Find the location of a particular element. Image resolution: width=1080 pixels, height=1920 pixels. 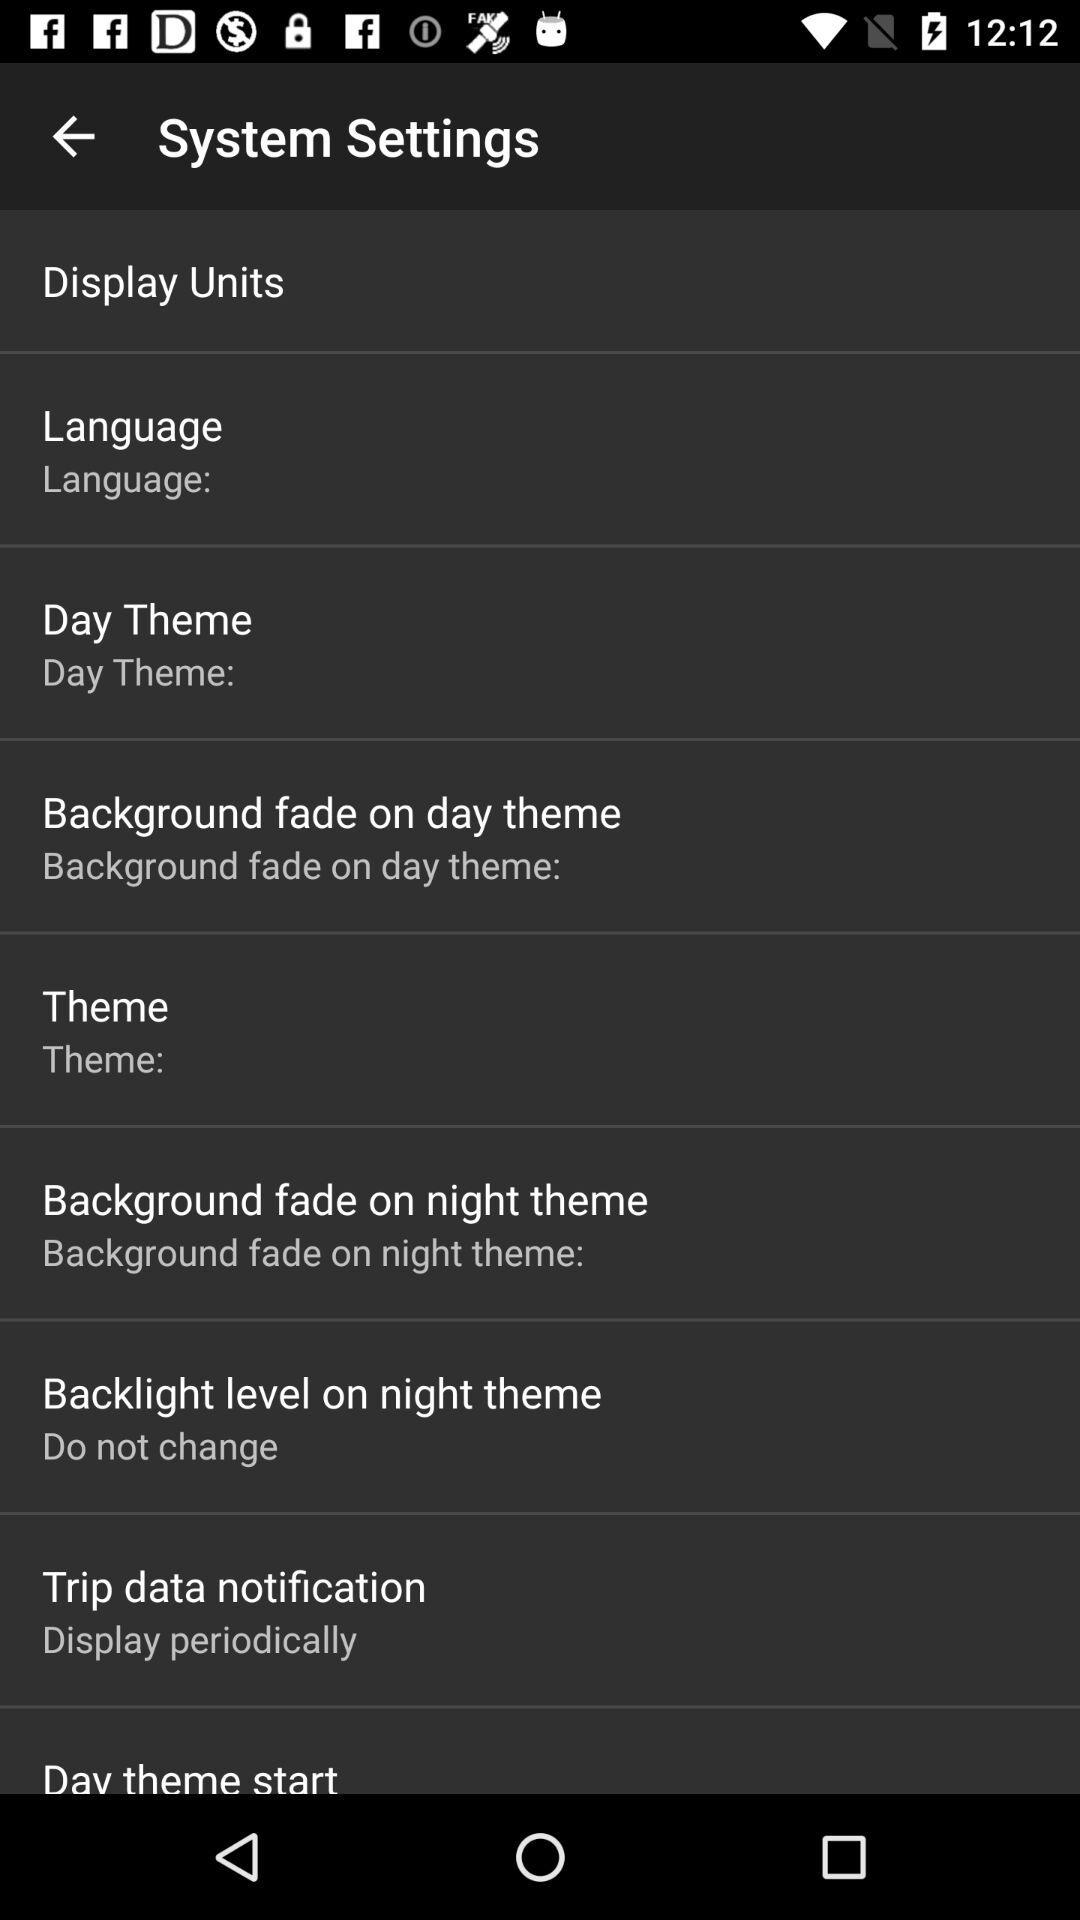

icon to the left of the system settings item is located at coordinates (72, 135).